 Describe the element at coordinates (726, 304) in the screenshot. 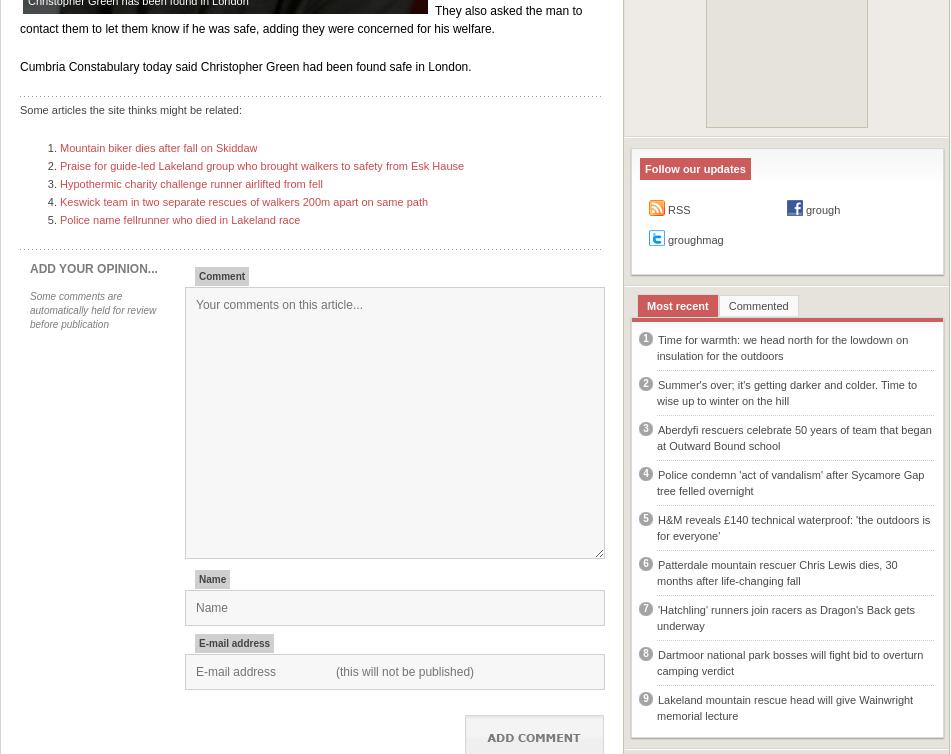

I see `'Commented'` at that location.